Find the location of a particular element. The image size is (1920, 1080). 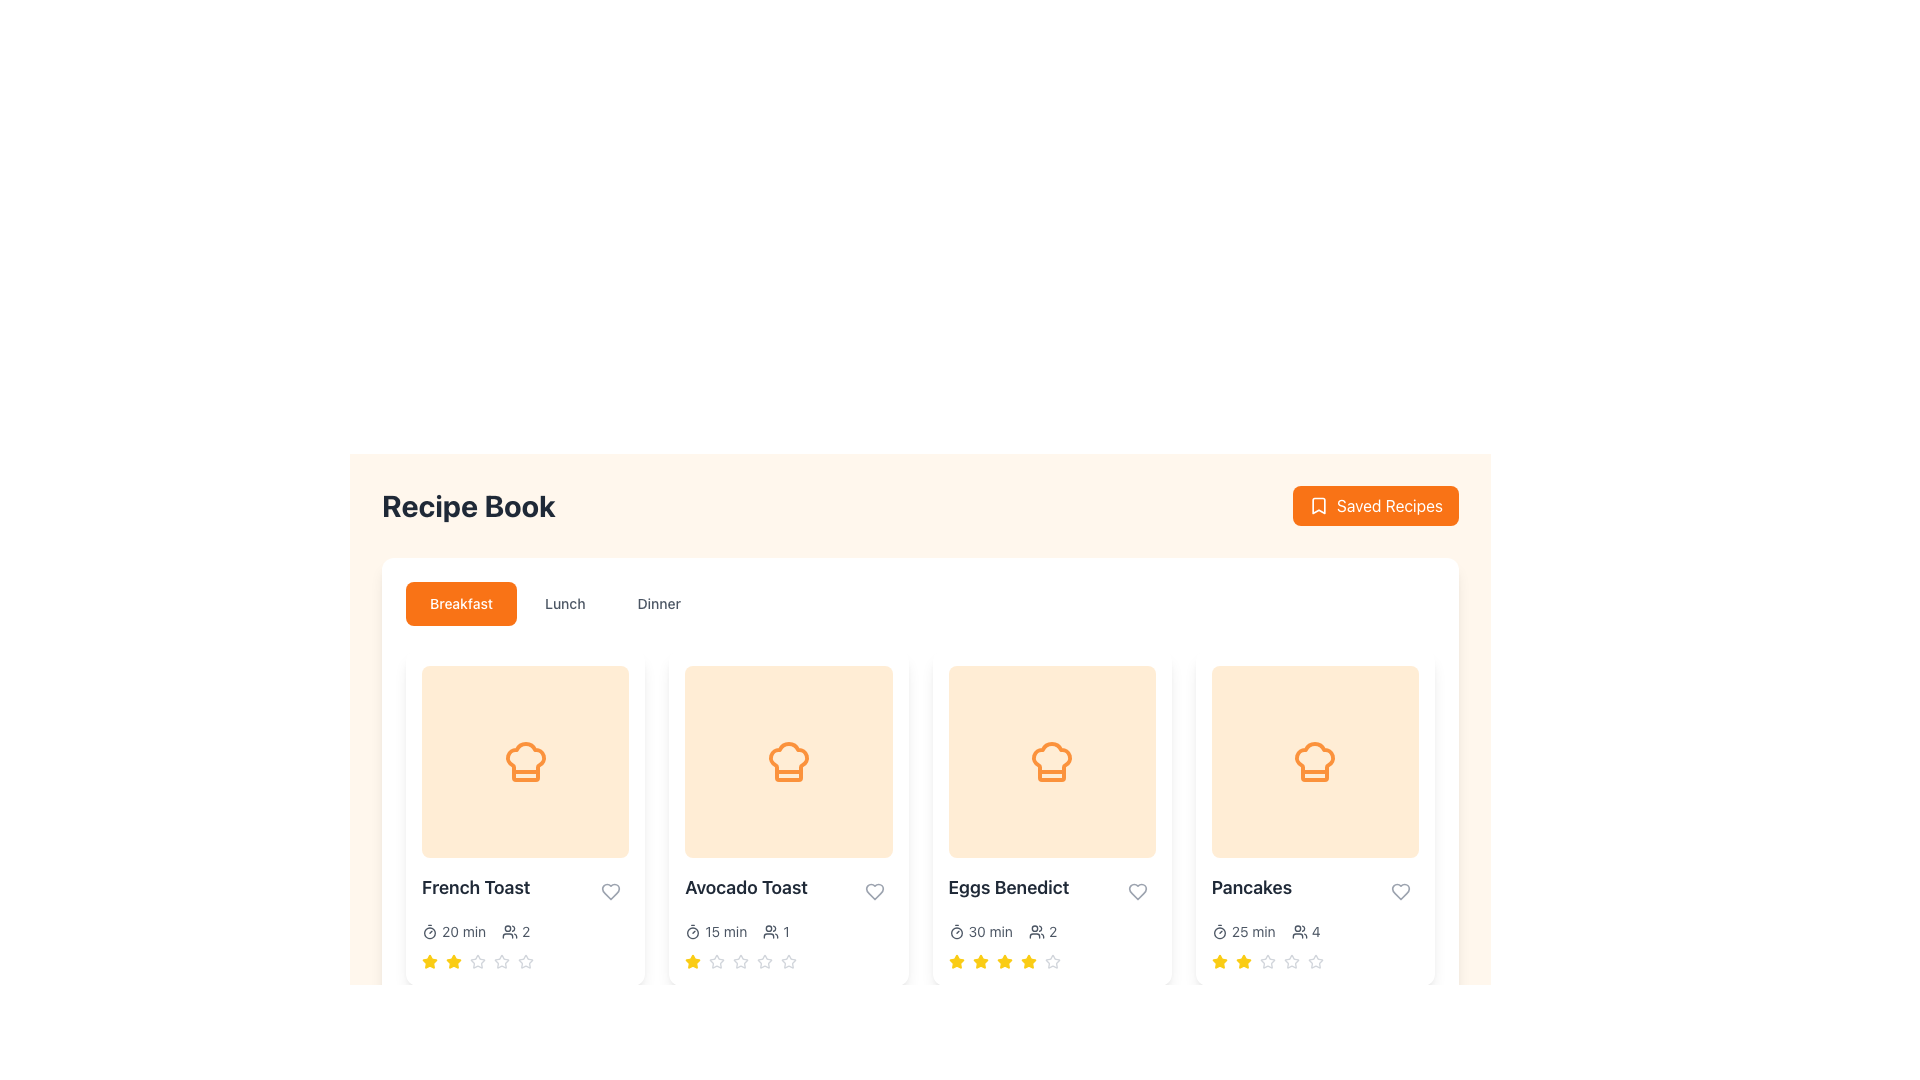

information displayed in the text label showing '20 min 2' with gray styling, located at the lower part of the 'French Toast' recipe card under the 'Breakfast' tab is located at coordinates (525, 932).